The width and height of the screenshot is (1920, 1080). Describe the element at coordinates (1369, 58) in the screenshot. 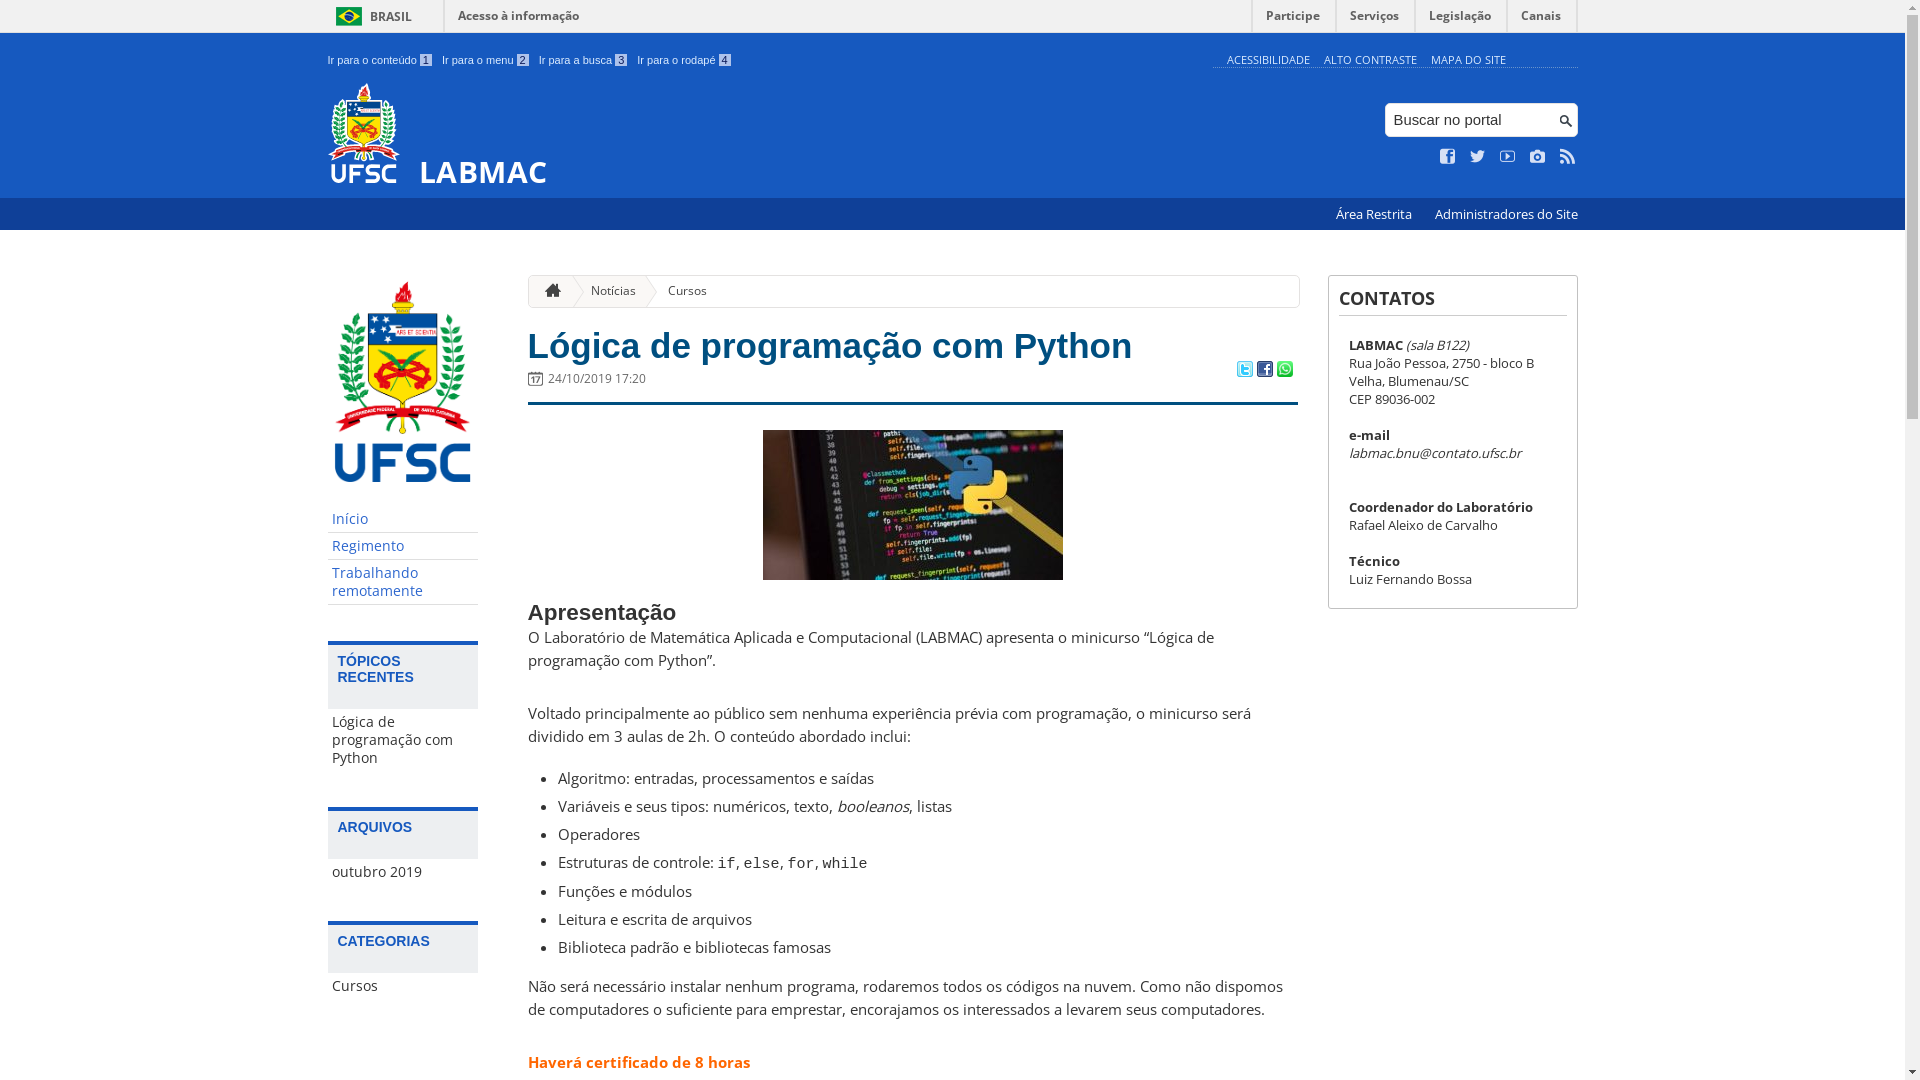

I see `'ALTO CONTRASTE'` at that location.